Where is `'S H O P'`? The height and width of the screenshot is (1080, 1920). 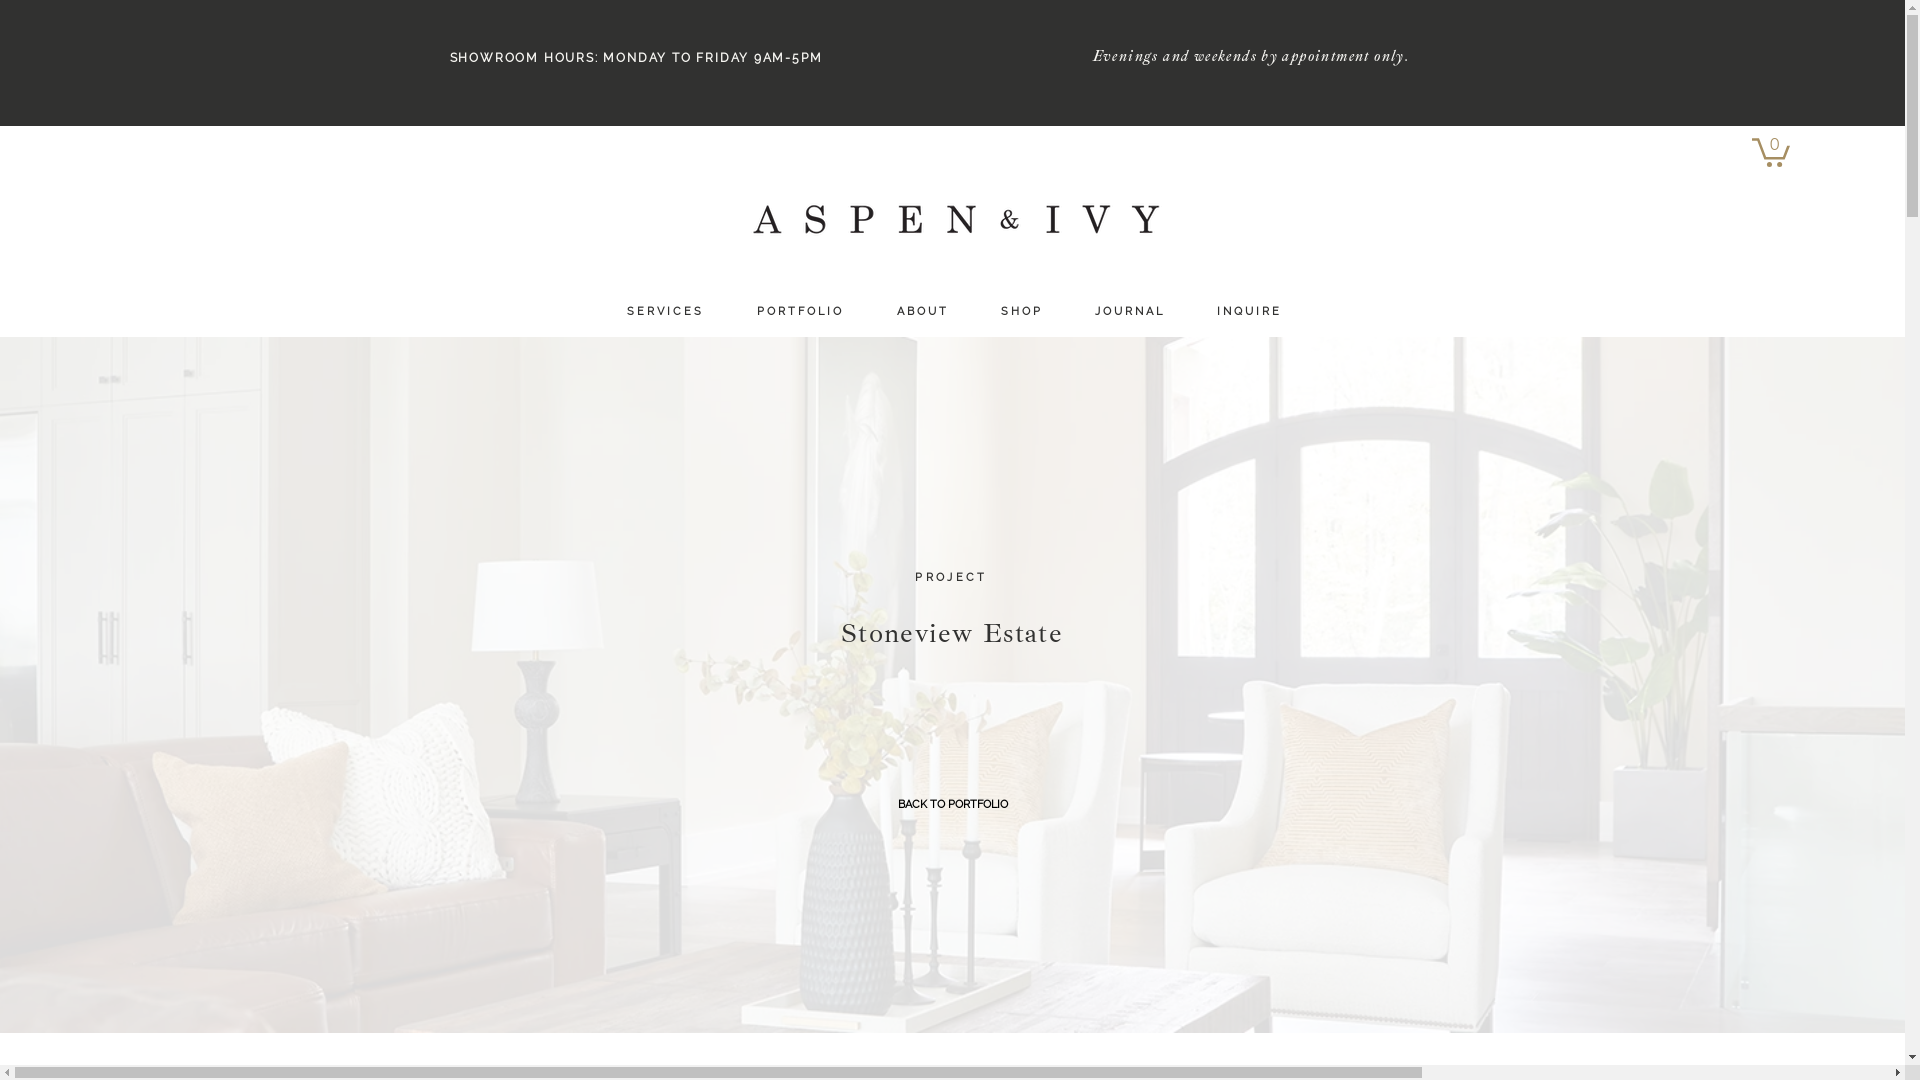 'S H O P' is located at coordinates (1021, 312).